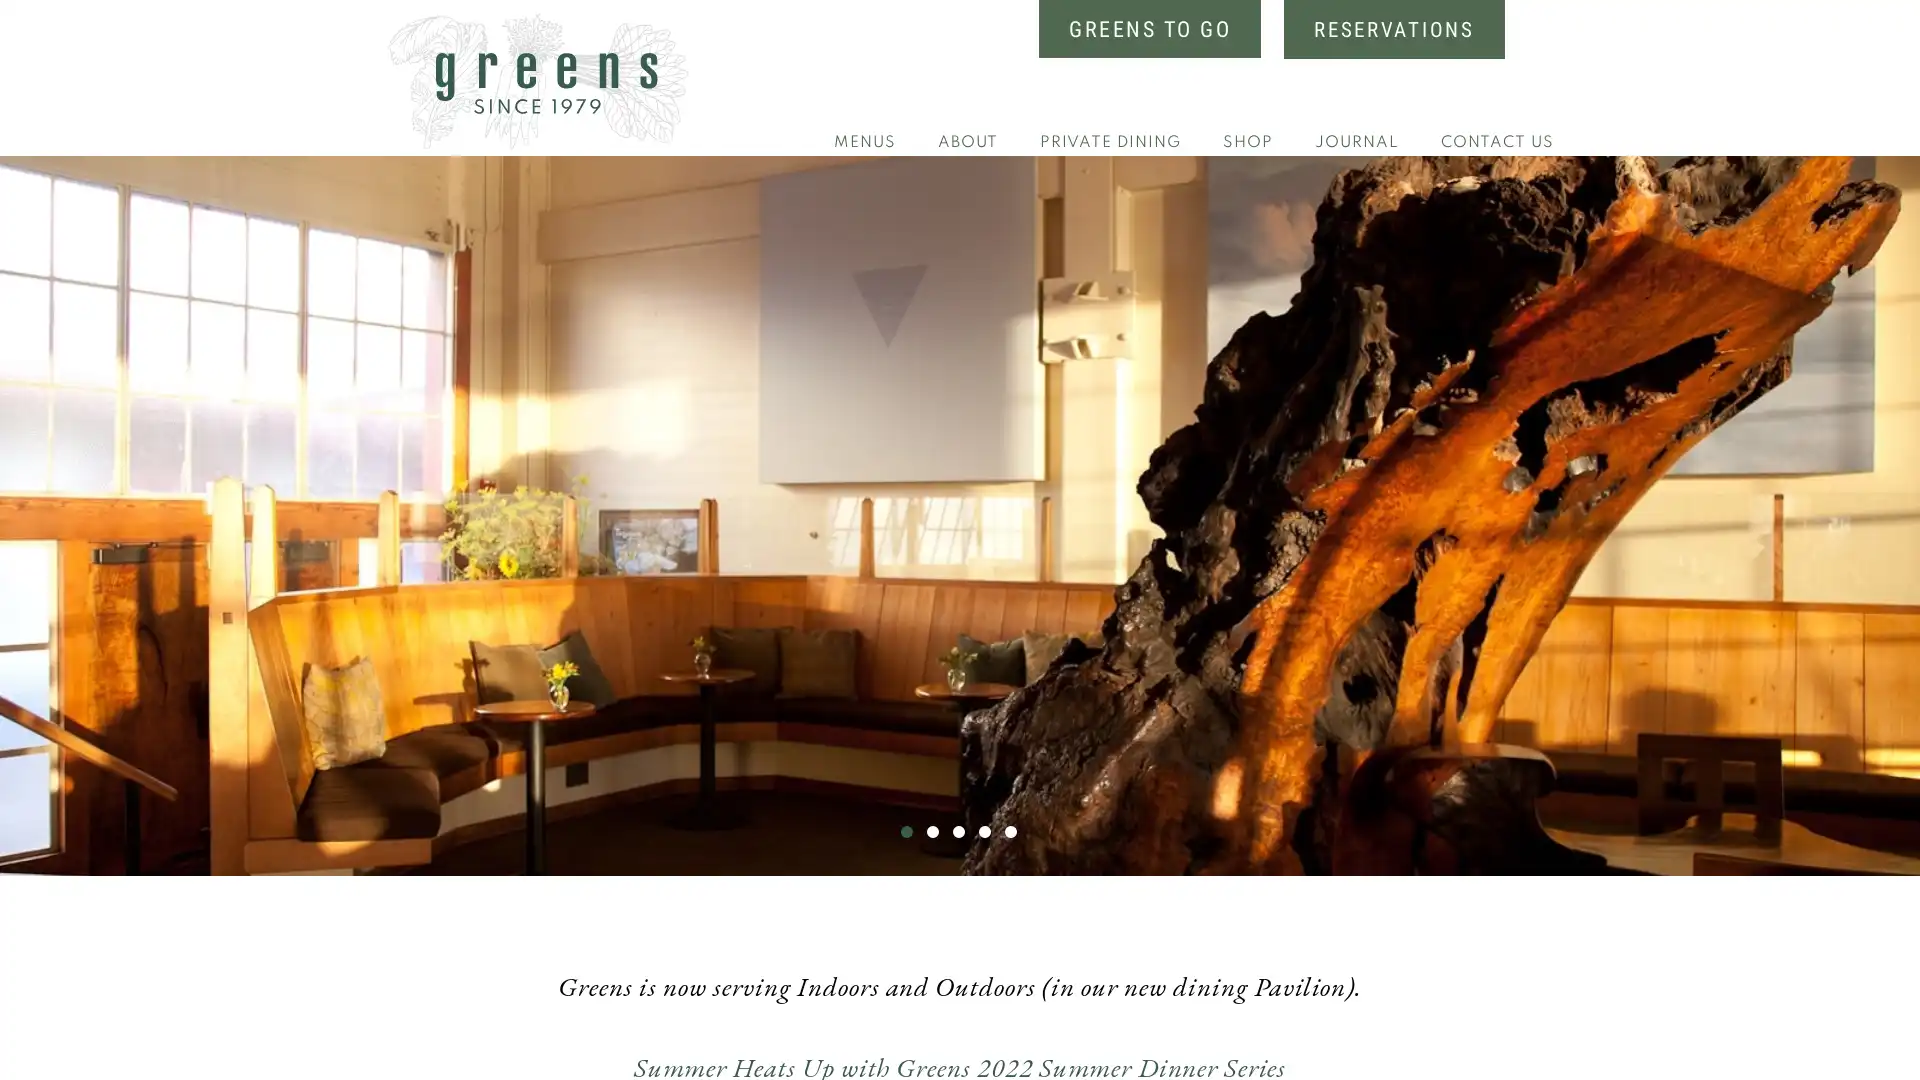 The width and height of the screenshot is (1920, 1080). Describe the element at coordinates (906, 830) in the screenshot. I see `Go to slide 1` at that location.